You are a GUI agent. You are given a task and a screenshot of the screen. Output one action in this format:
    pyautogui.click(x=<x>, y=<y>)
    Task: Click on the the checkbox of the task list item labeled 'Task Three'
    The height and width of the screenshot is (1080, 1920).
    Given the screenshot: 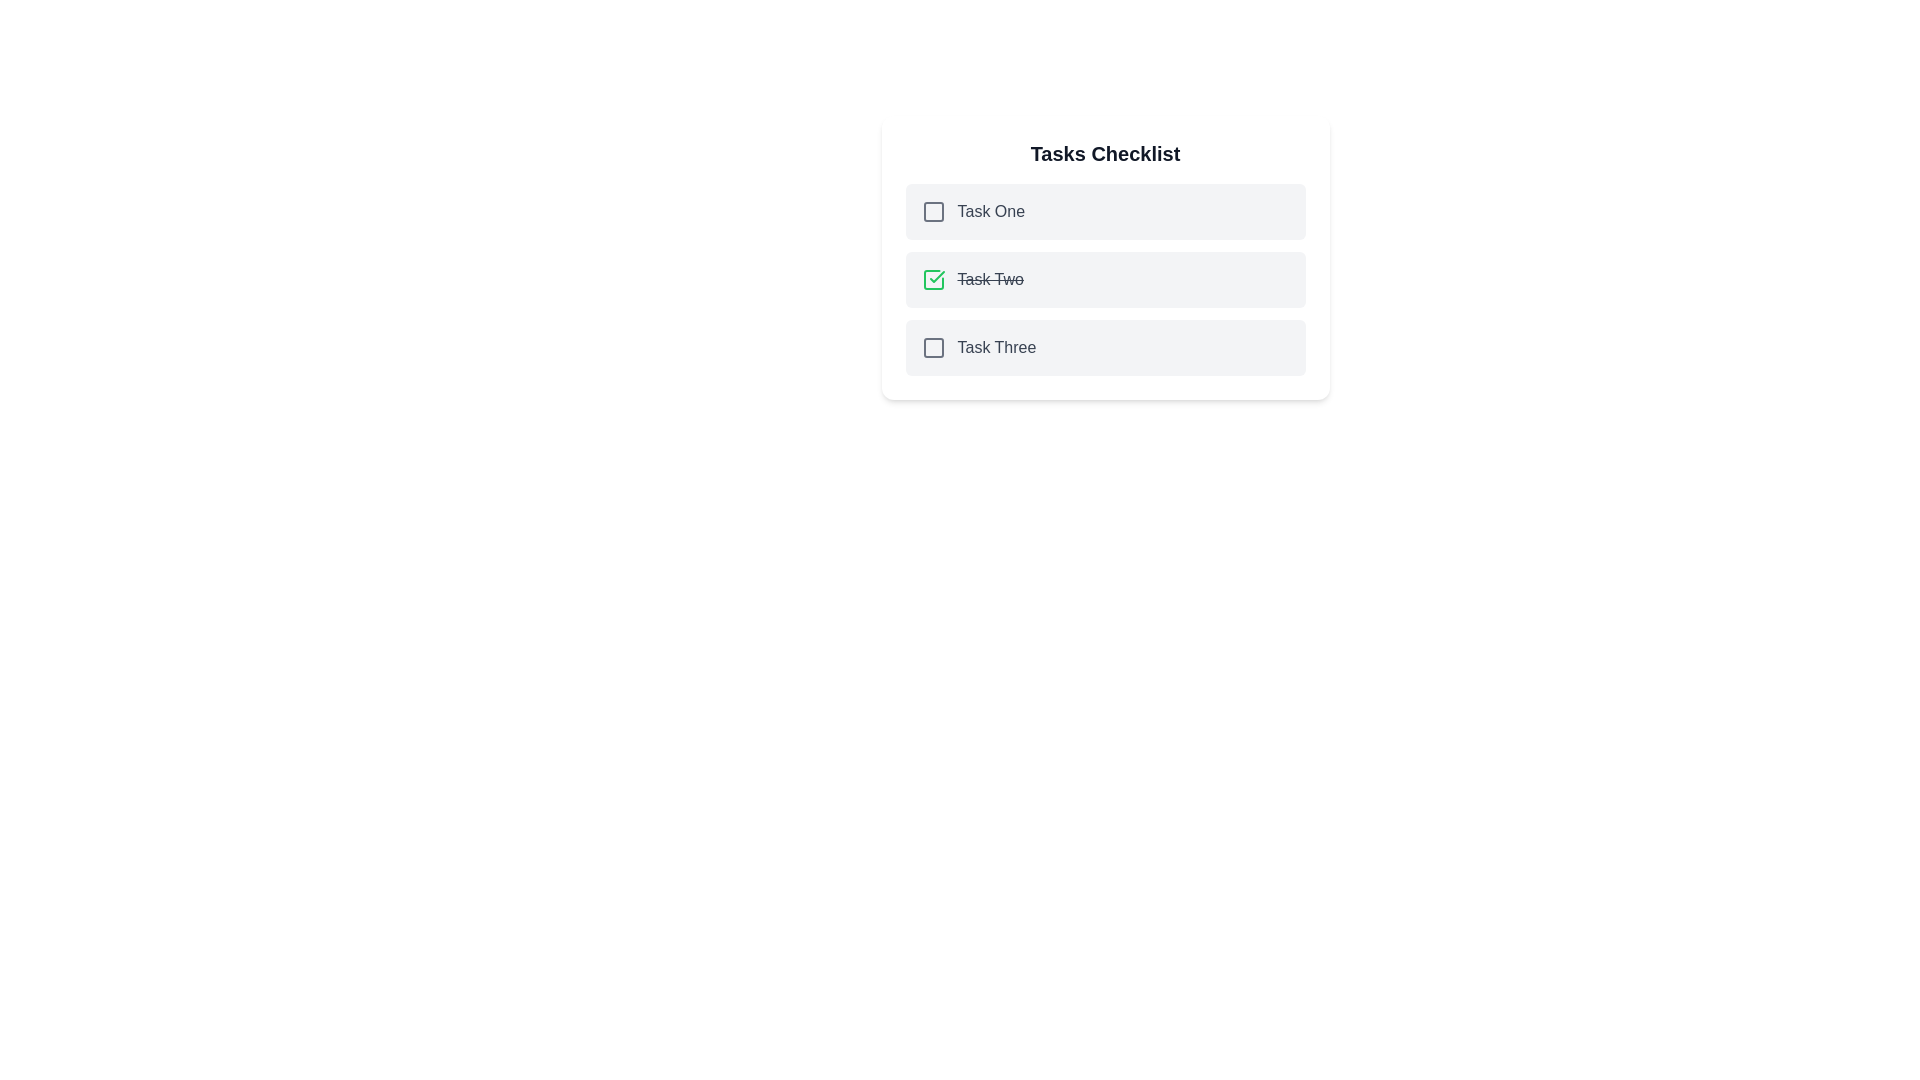 What is the action you would take?
    pyautogui.click(x=1104, y=346)
    